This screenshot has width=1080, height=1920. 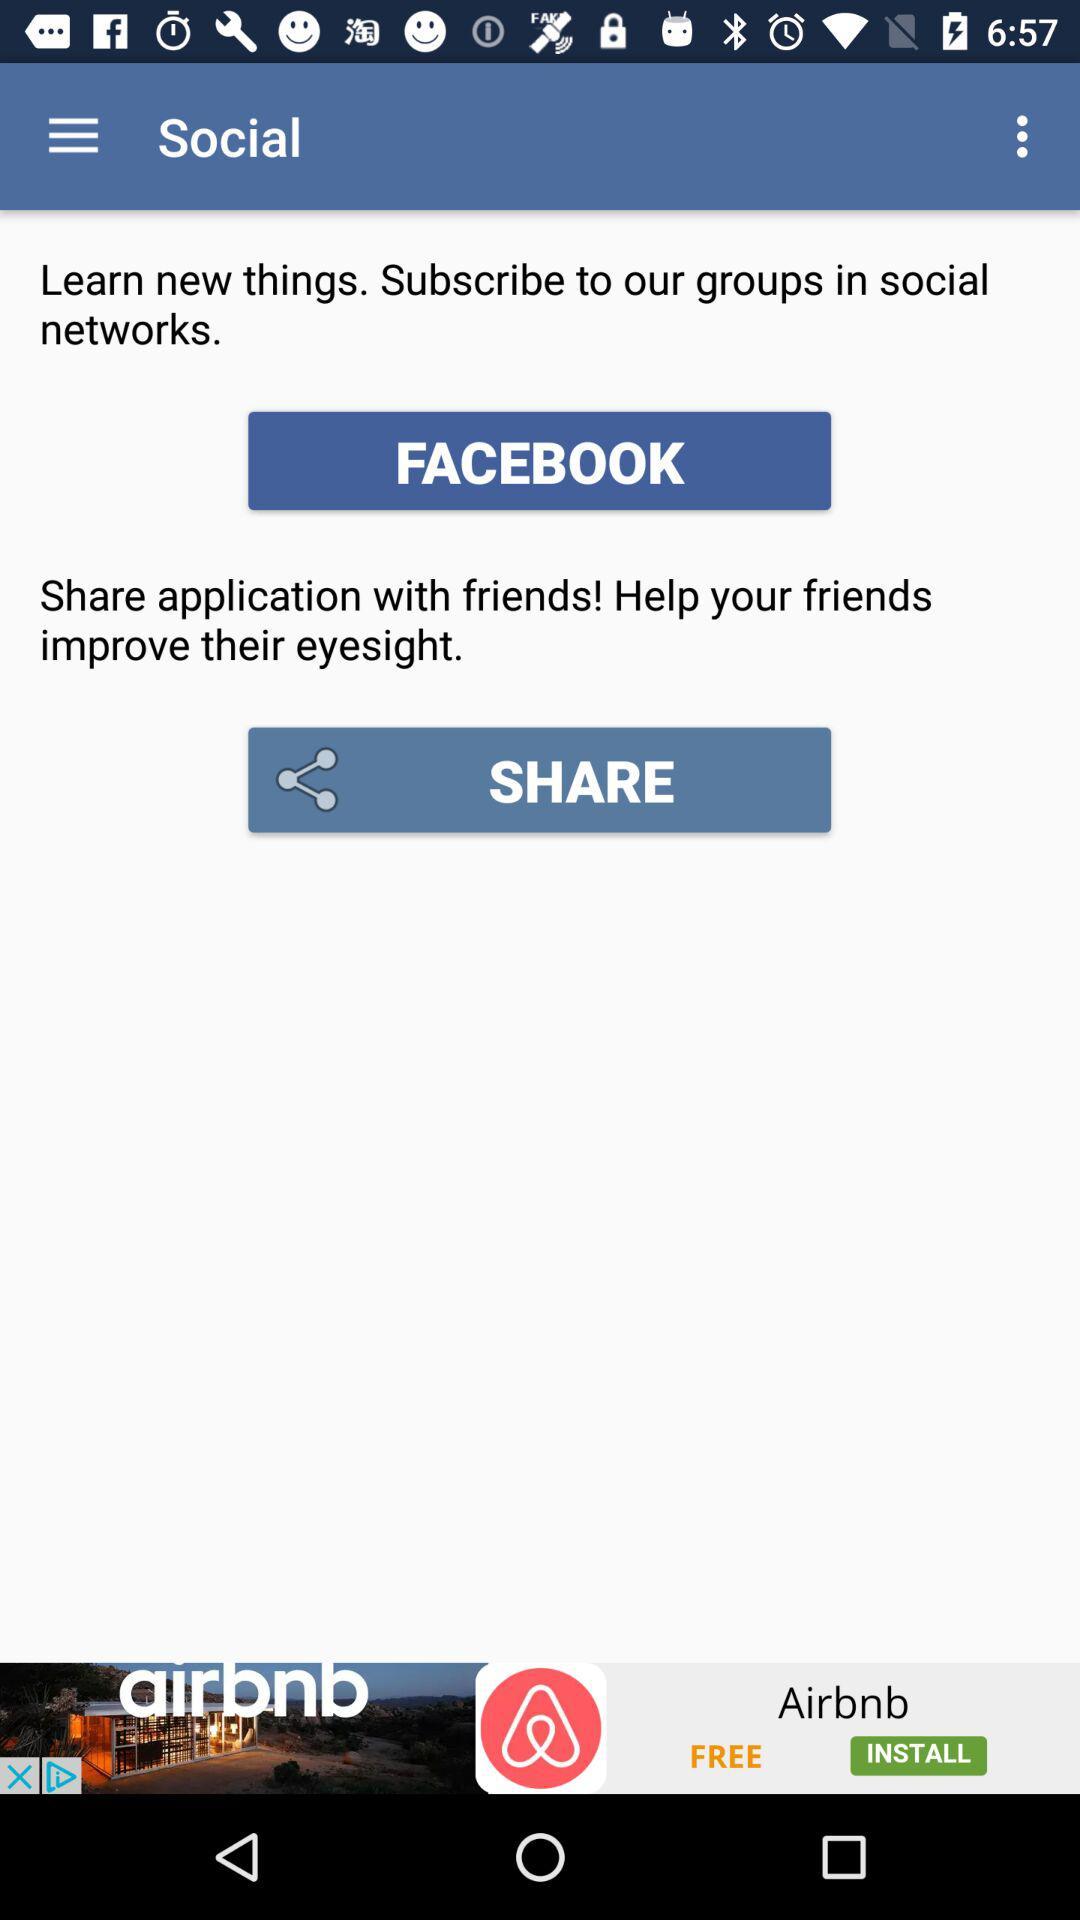 I want to click on view advertisement, so click(x=540, y=1727).